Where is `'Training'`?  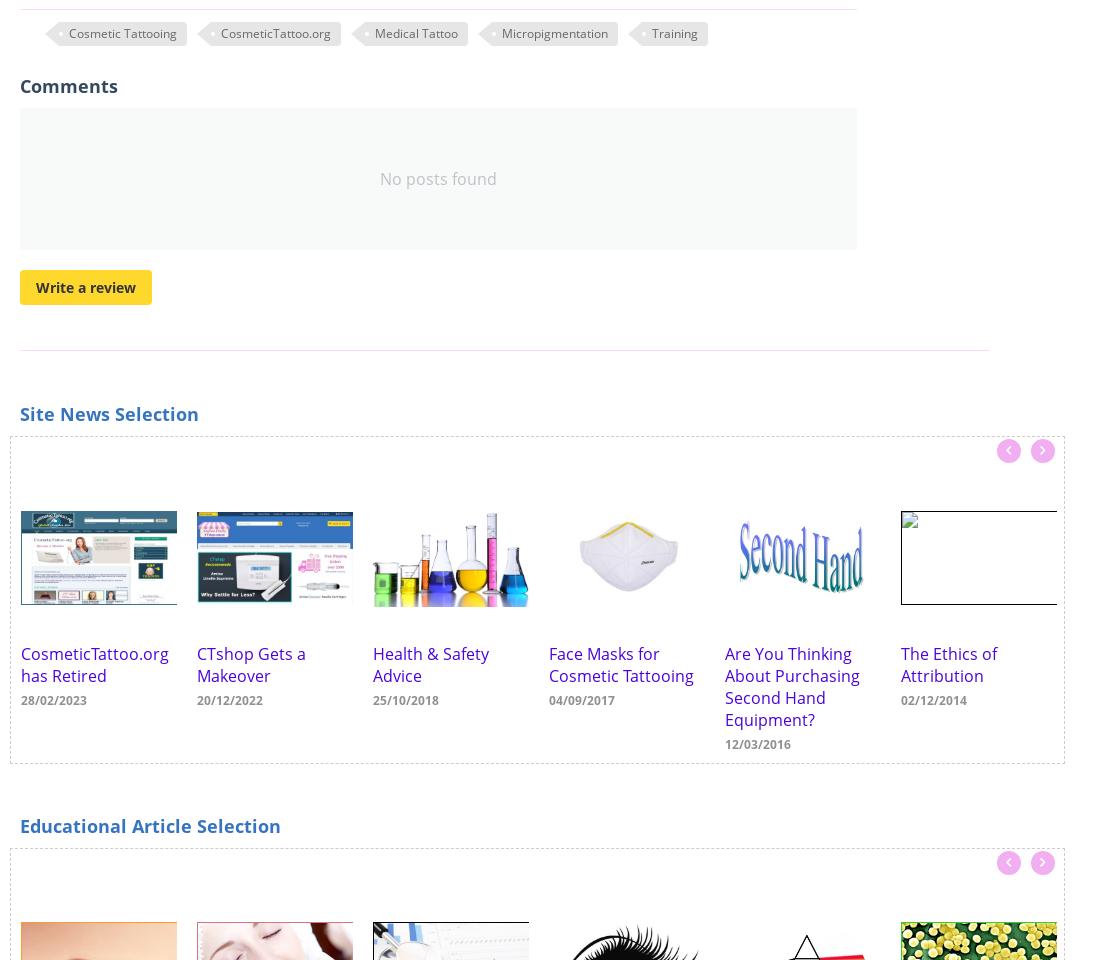 'Training' is located at coordinates (674, 31).